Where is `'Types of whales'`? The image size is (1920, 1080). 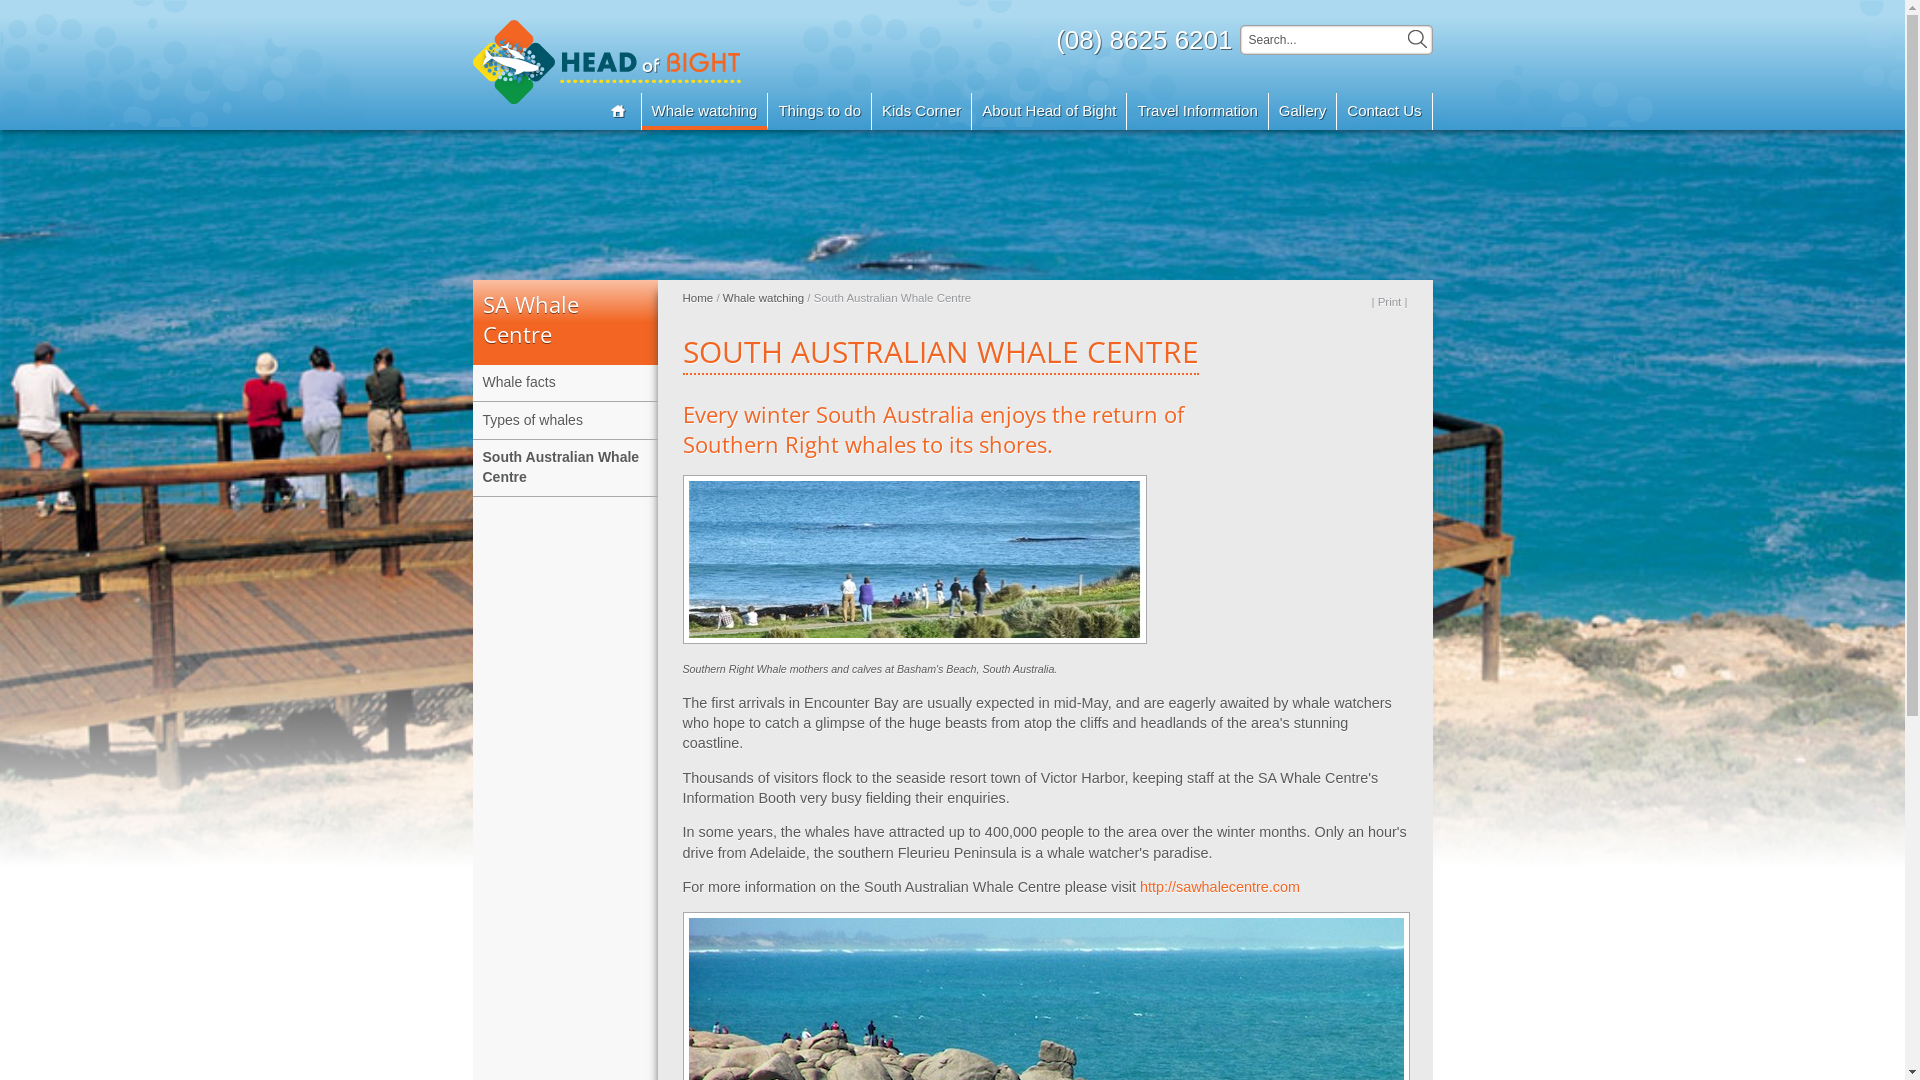 'Types of whales' is located at coordinates (563, 419).